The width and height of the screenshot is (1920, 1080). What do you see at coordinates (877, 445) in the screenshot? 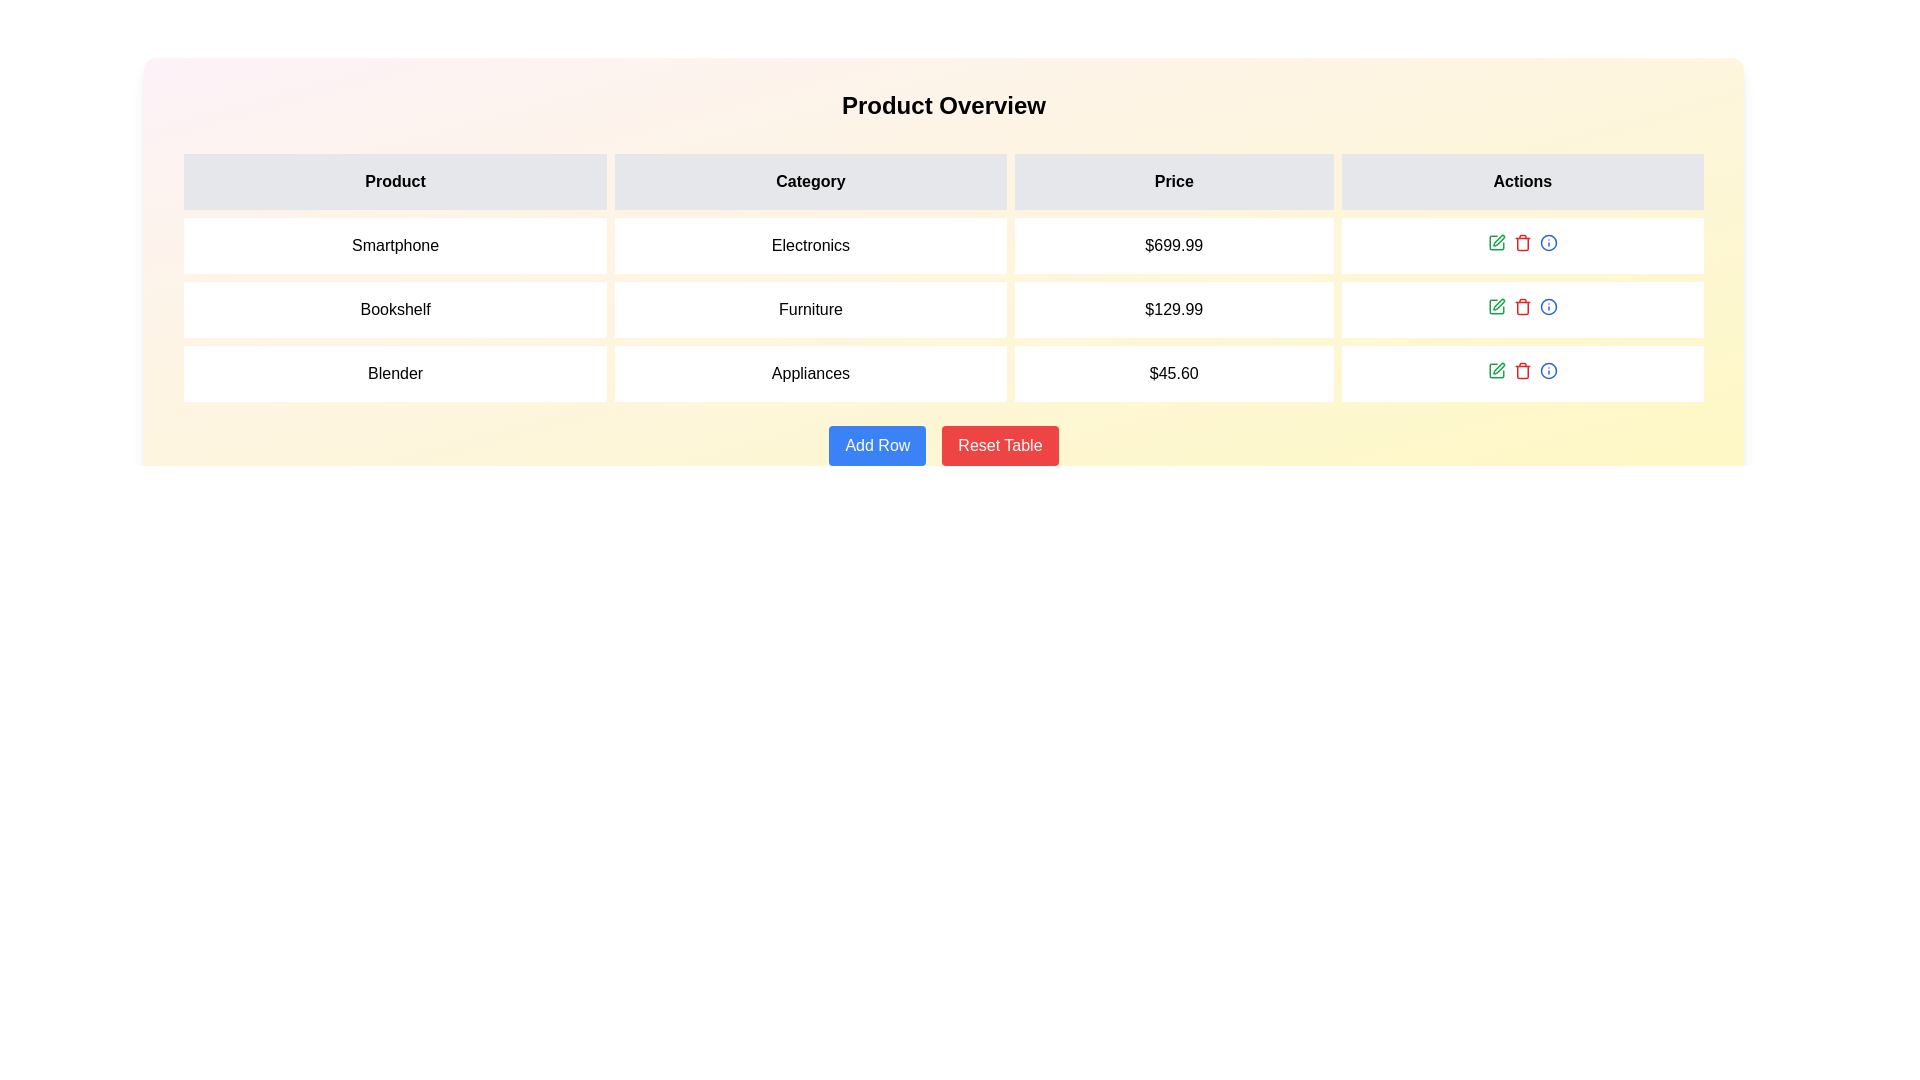
I see `the blue 'Add Row' button with white text to change its appearance` at bounding box center [877, 445].